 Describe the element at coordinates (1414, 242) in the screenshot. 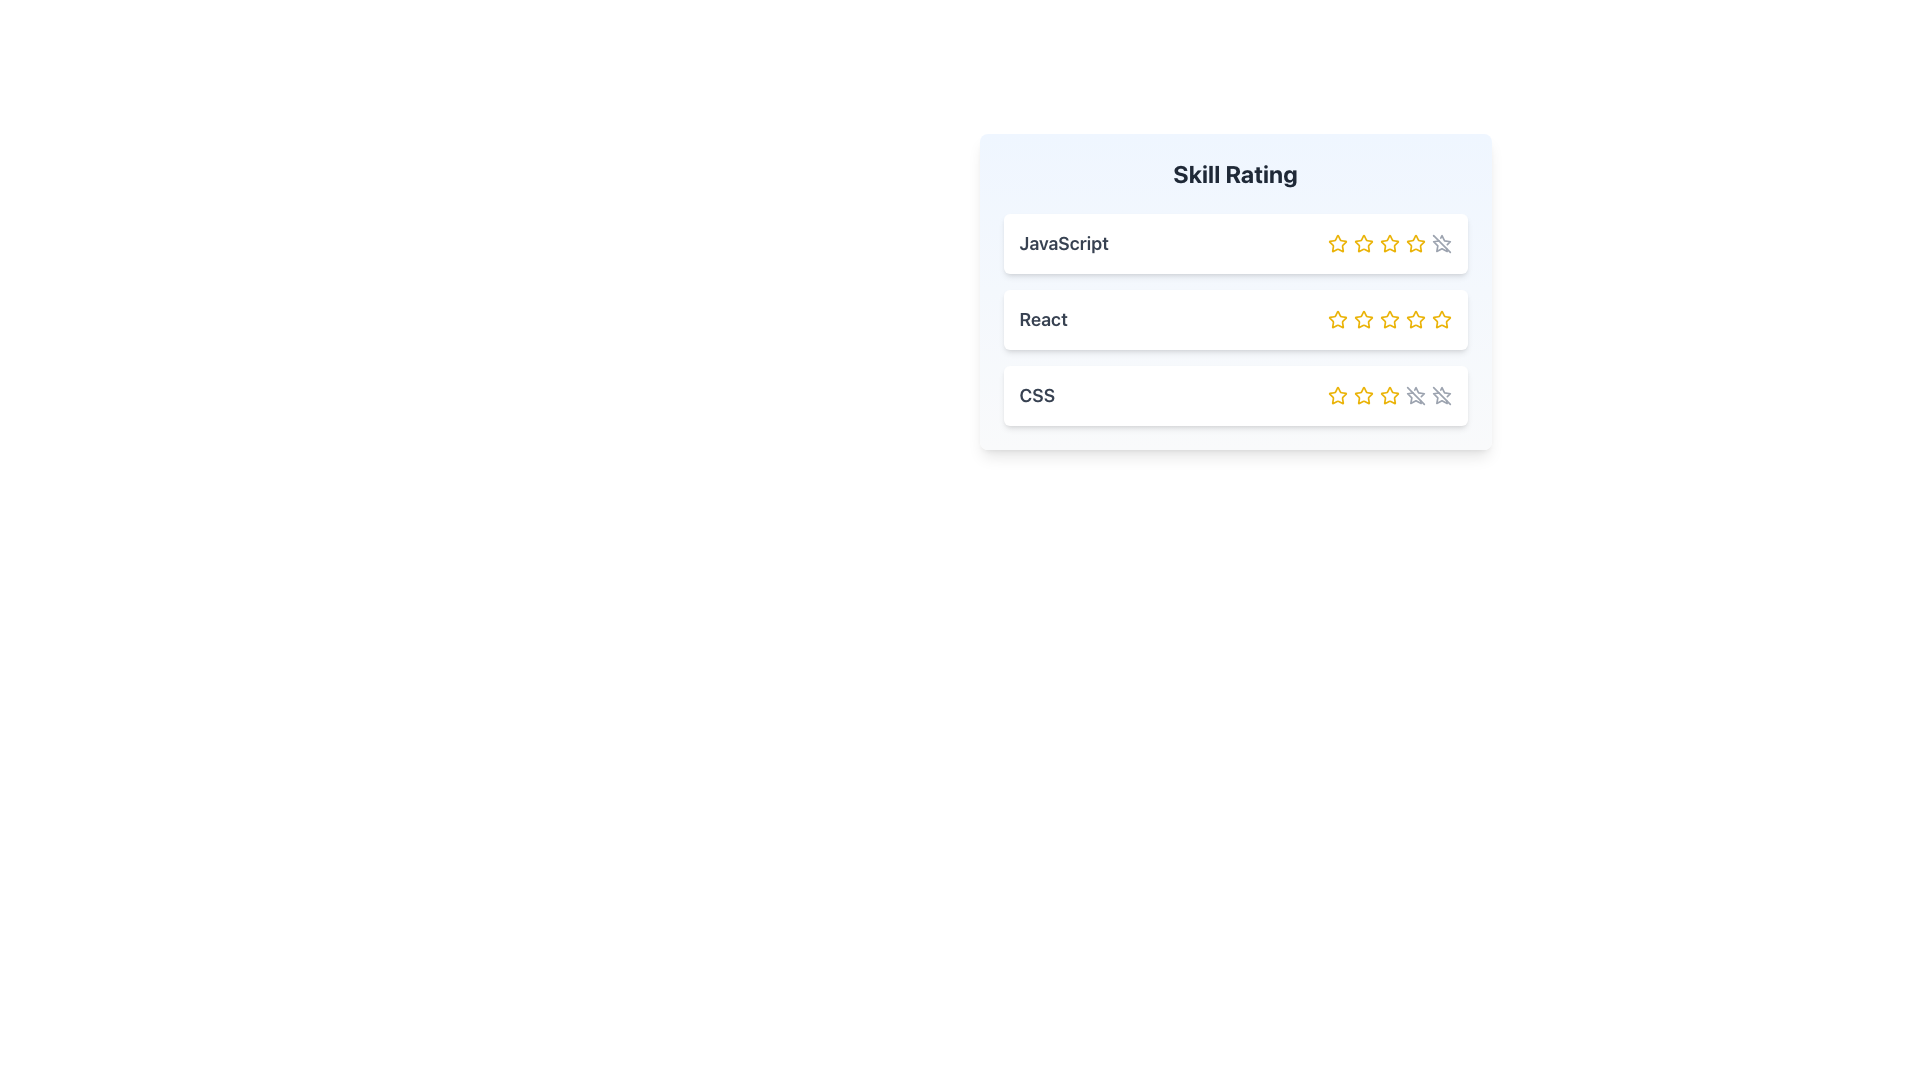

I see `the fourth star icon in the rating system for the 'JavaScript' skill set` at that location.